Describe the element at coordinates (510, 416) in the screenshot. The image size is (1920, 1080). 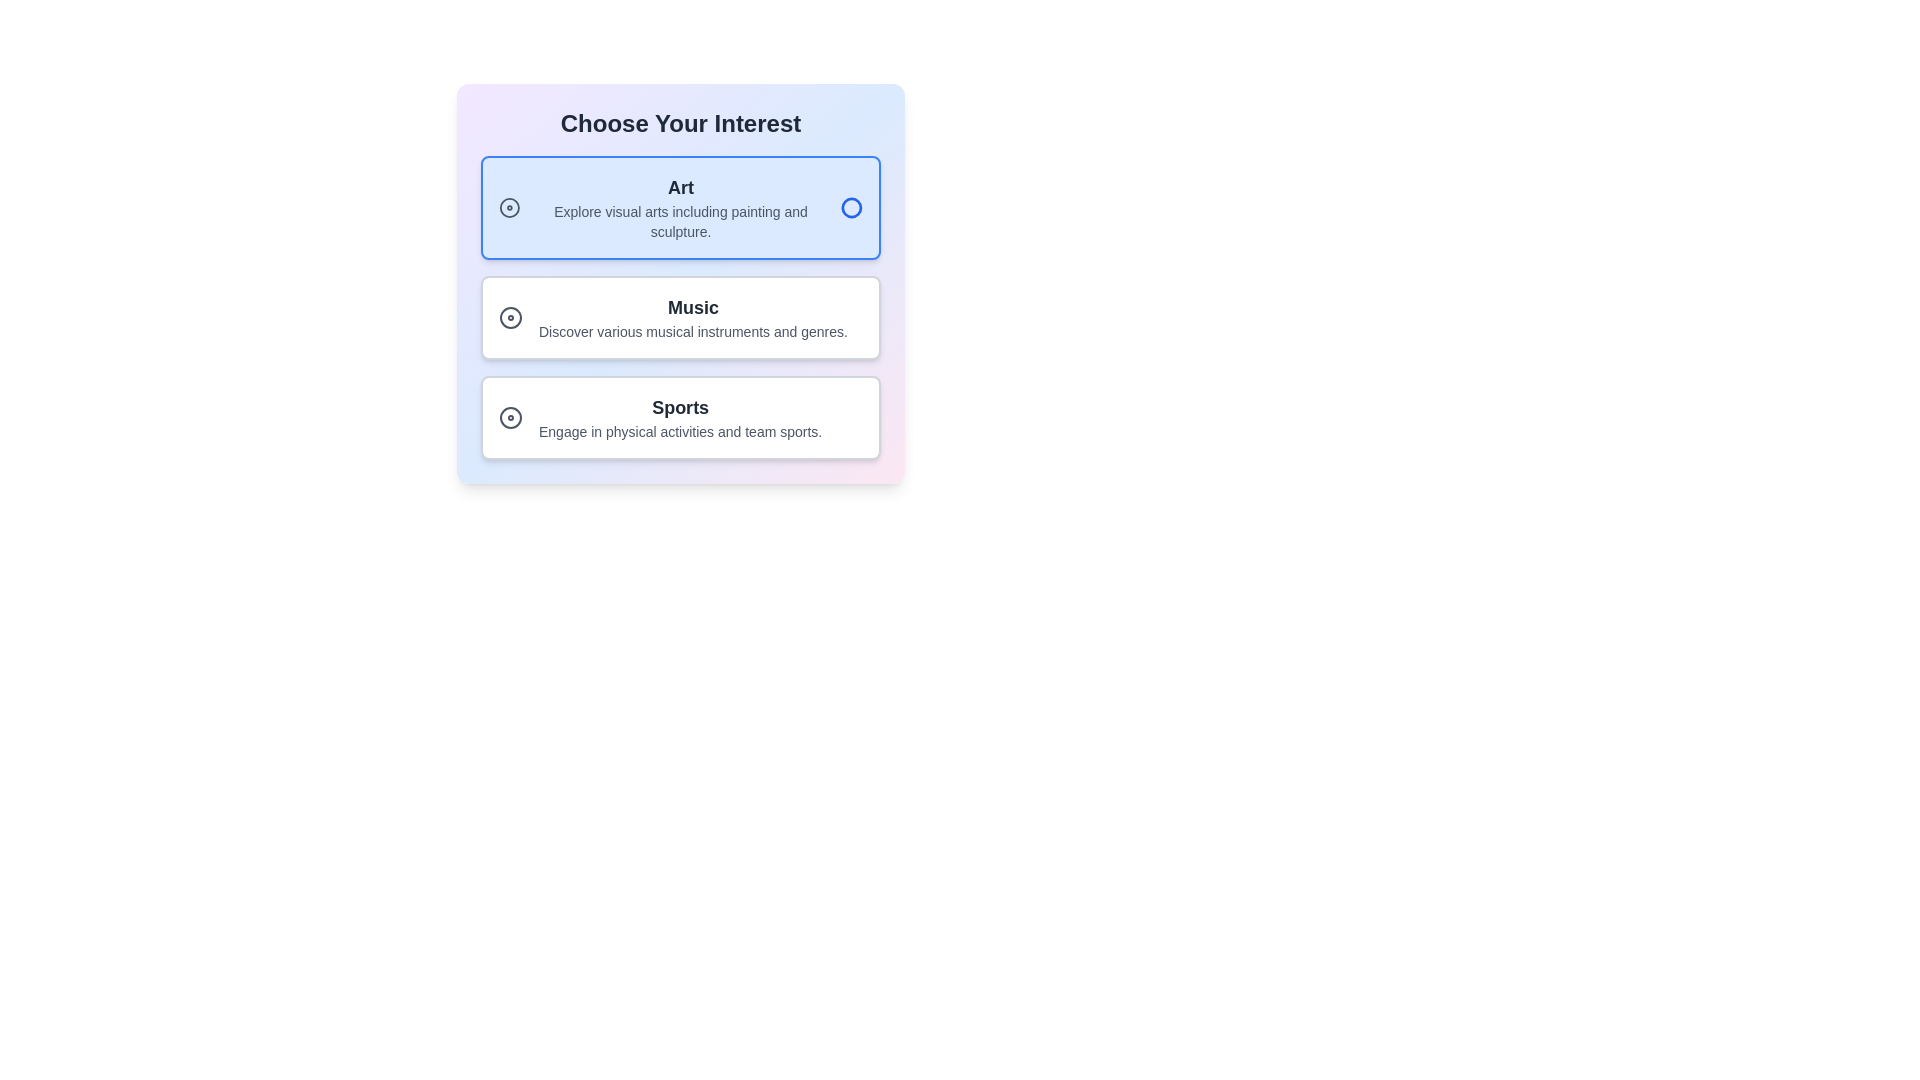
I see `the circular SVG element representing the 'Sports' interest in the 'Choose Your Interest' interface` at that location.